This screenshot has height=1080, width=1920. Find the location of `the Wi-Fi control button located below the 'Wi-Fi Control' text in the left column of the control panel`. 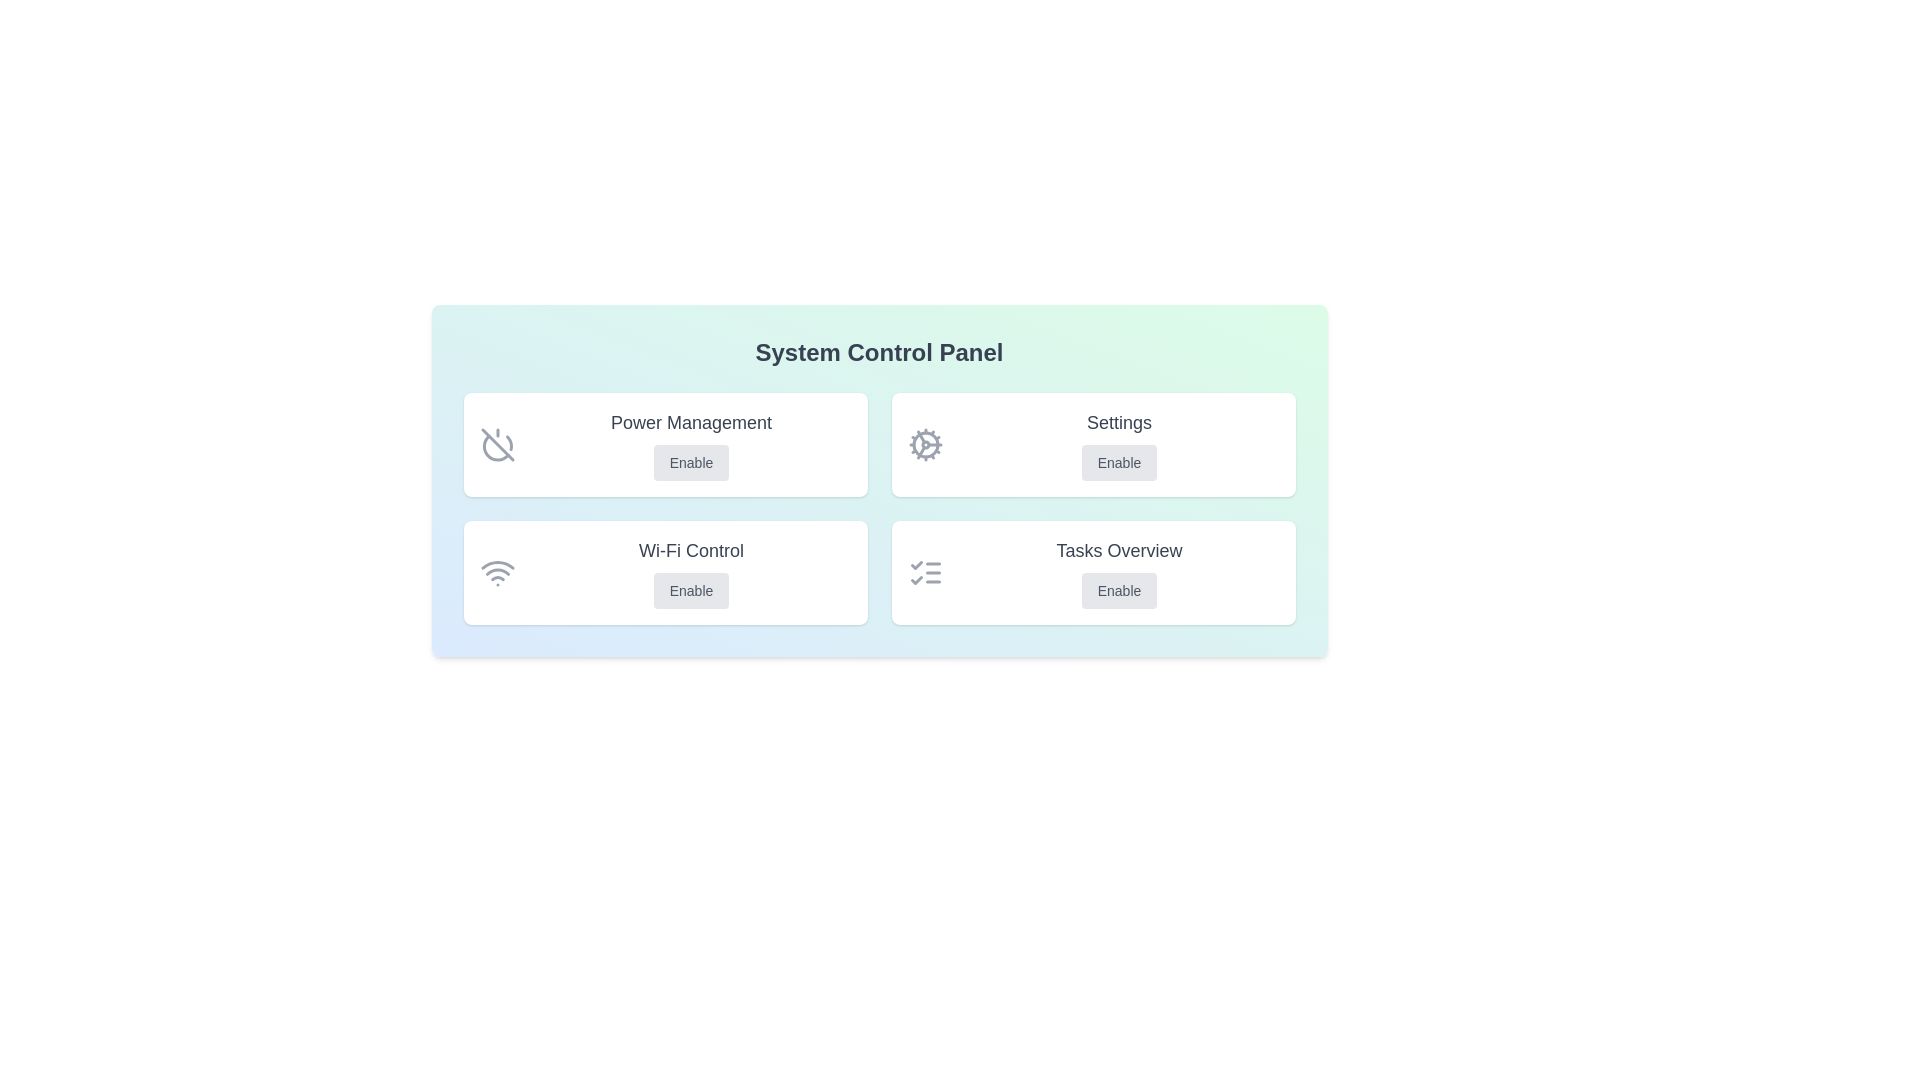

the Wi-Fi control button located below the 'Wi-Fi Control' text in the left column of the control panel is located at coordinates (691, 589).